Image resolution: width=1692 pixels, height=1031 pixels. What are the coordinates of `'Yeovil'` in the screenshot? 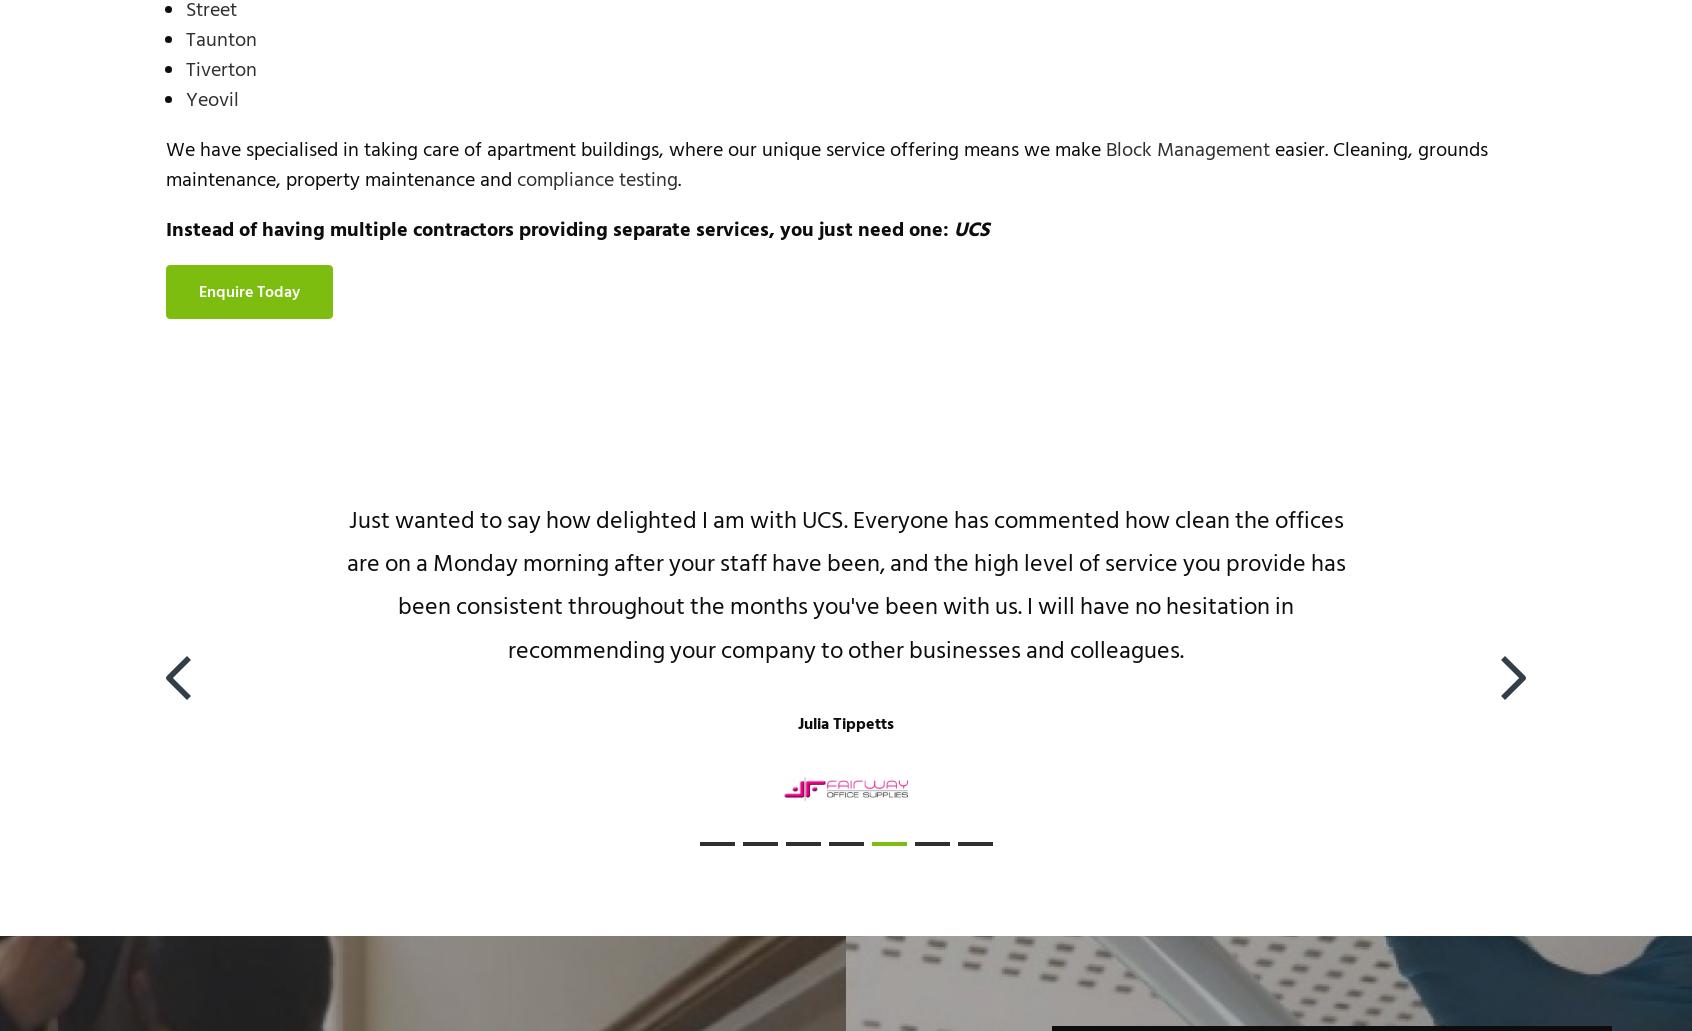 It's located at (212, 100).